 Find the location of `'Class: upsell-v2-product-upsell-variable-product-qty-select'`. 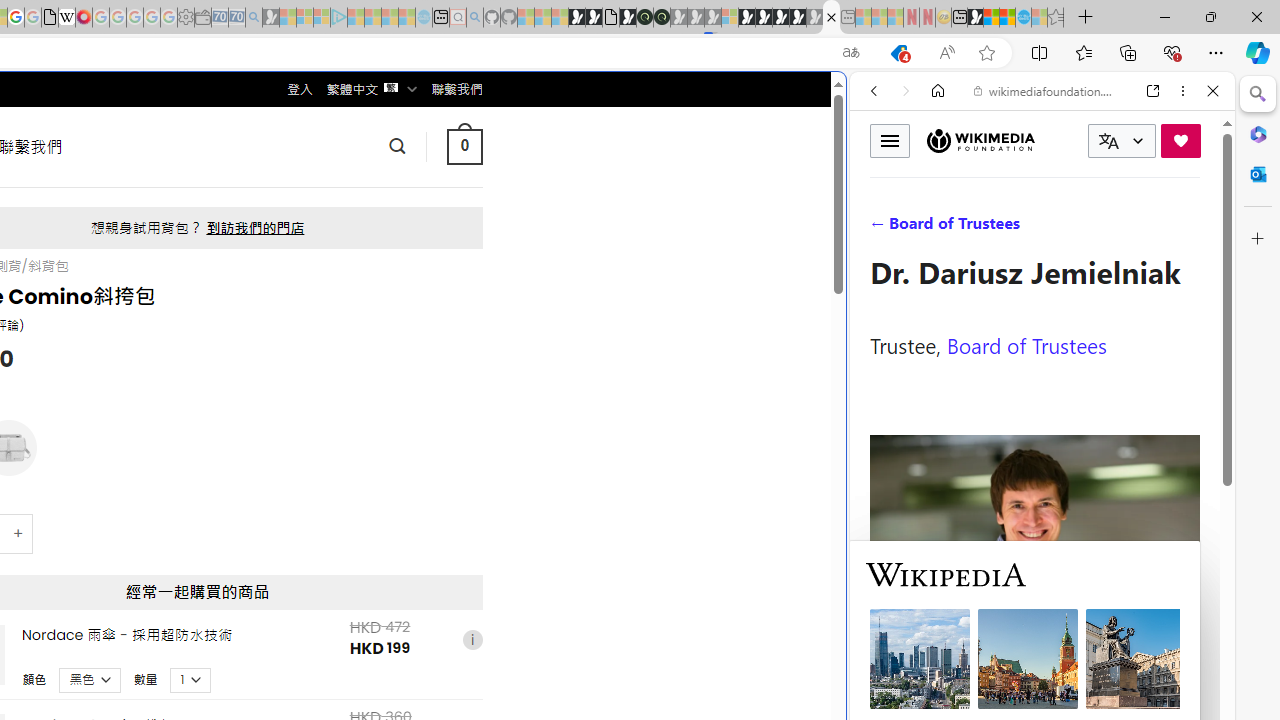

'Class: upsell-v2-product-upsell-variable-product-qty-select' is located at coordinates (191, 678).